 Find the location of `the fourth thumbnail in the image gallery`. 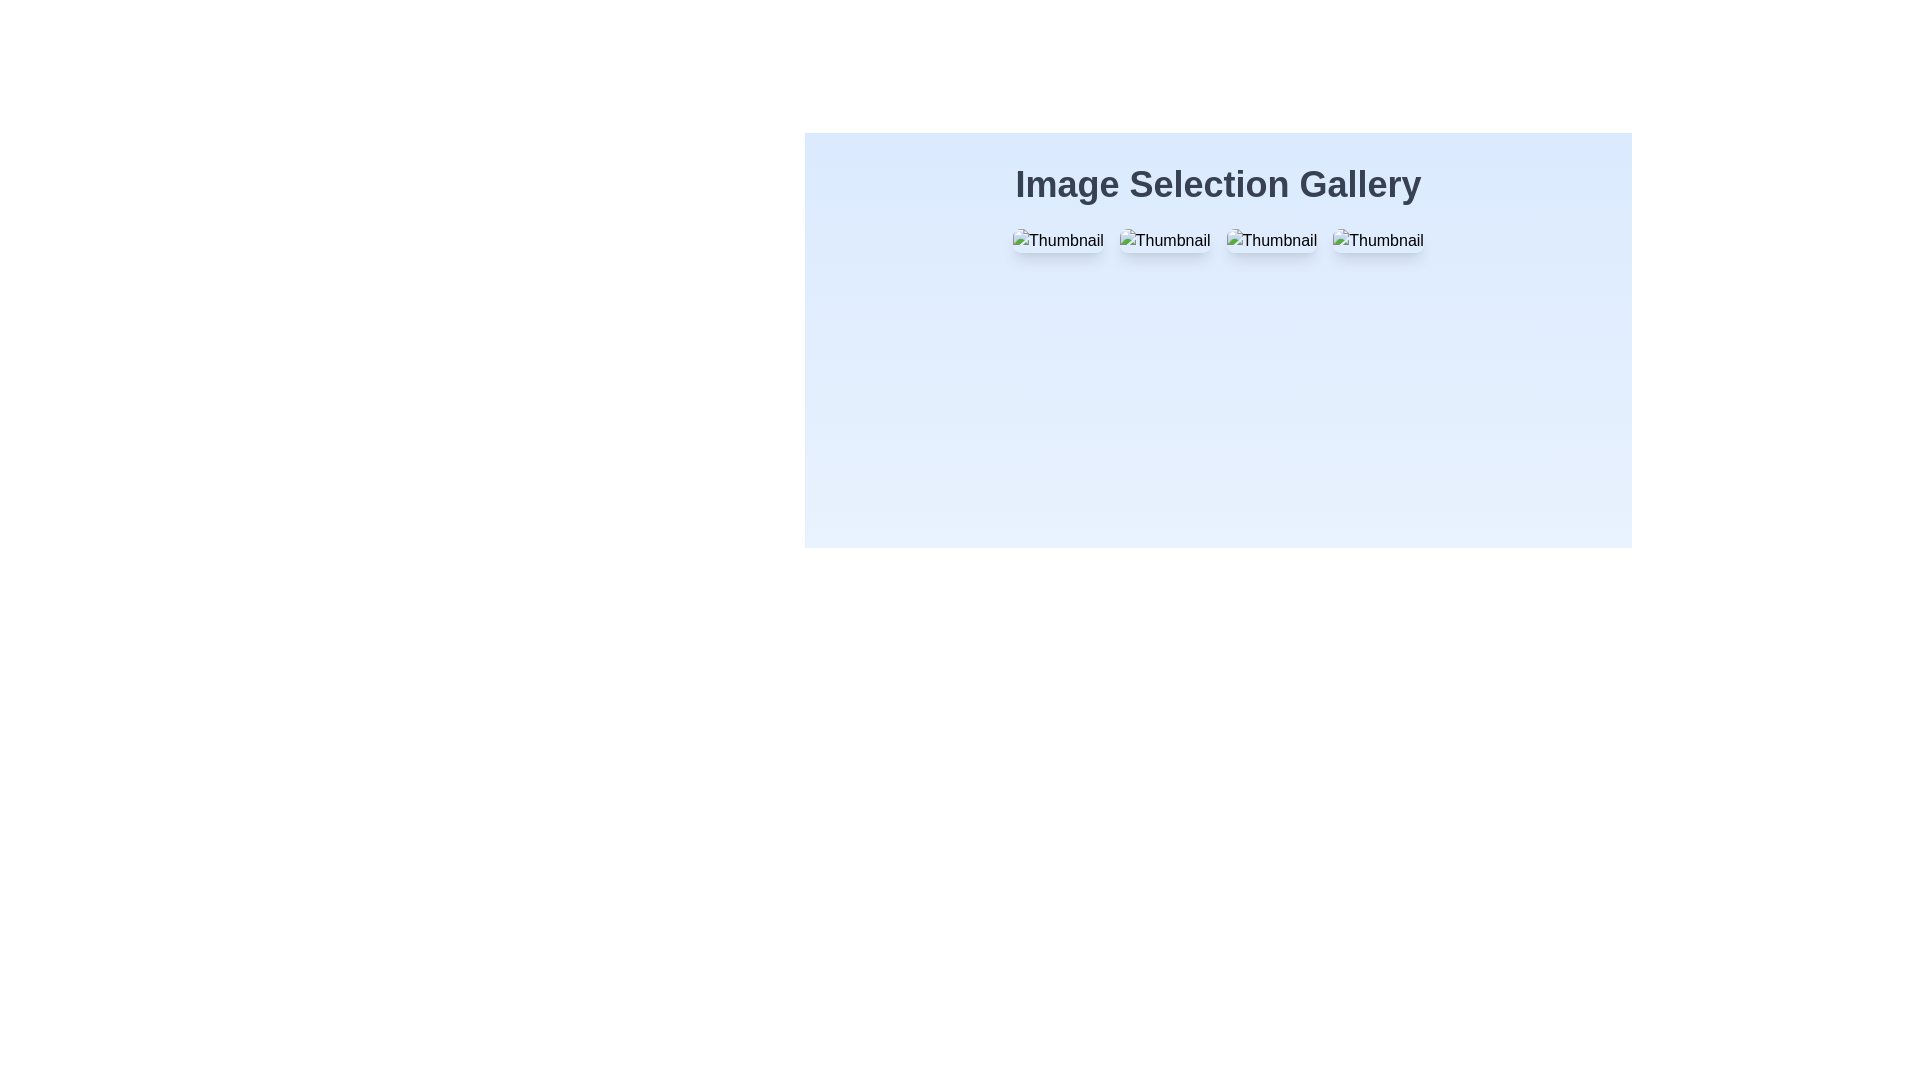

the fourth thumbnail in the image gallery is located at coordinates (1377, 239).